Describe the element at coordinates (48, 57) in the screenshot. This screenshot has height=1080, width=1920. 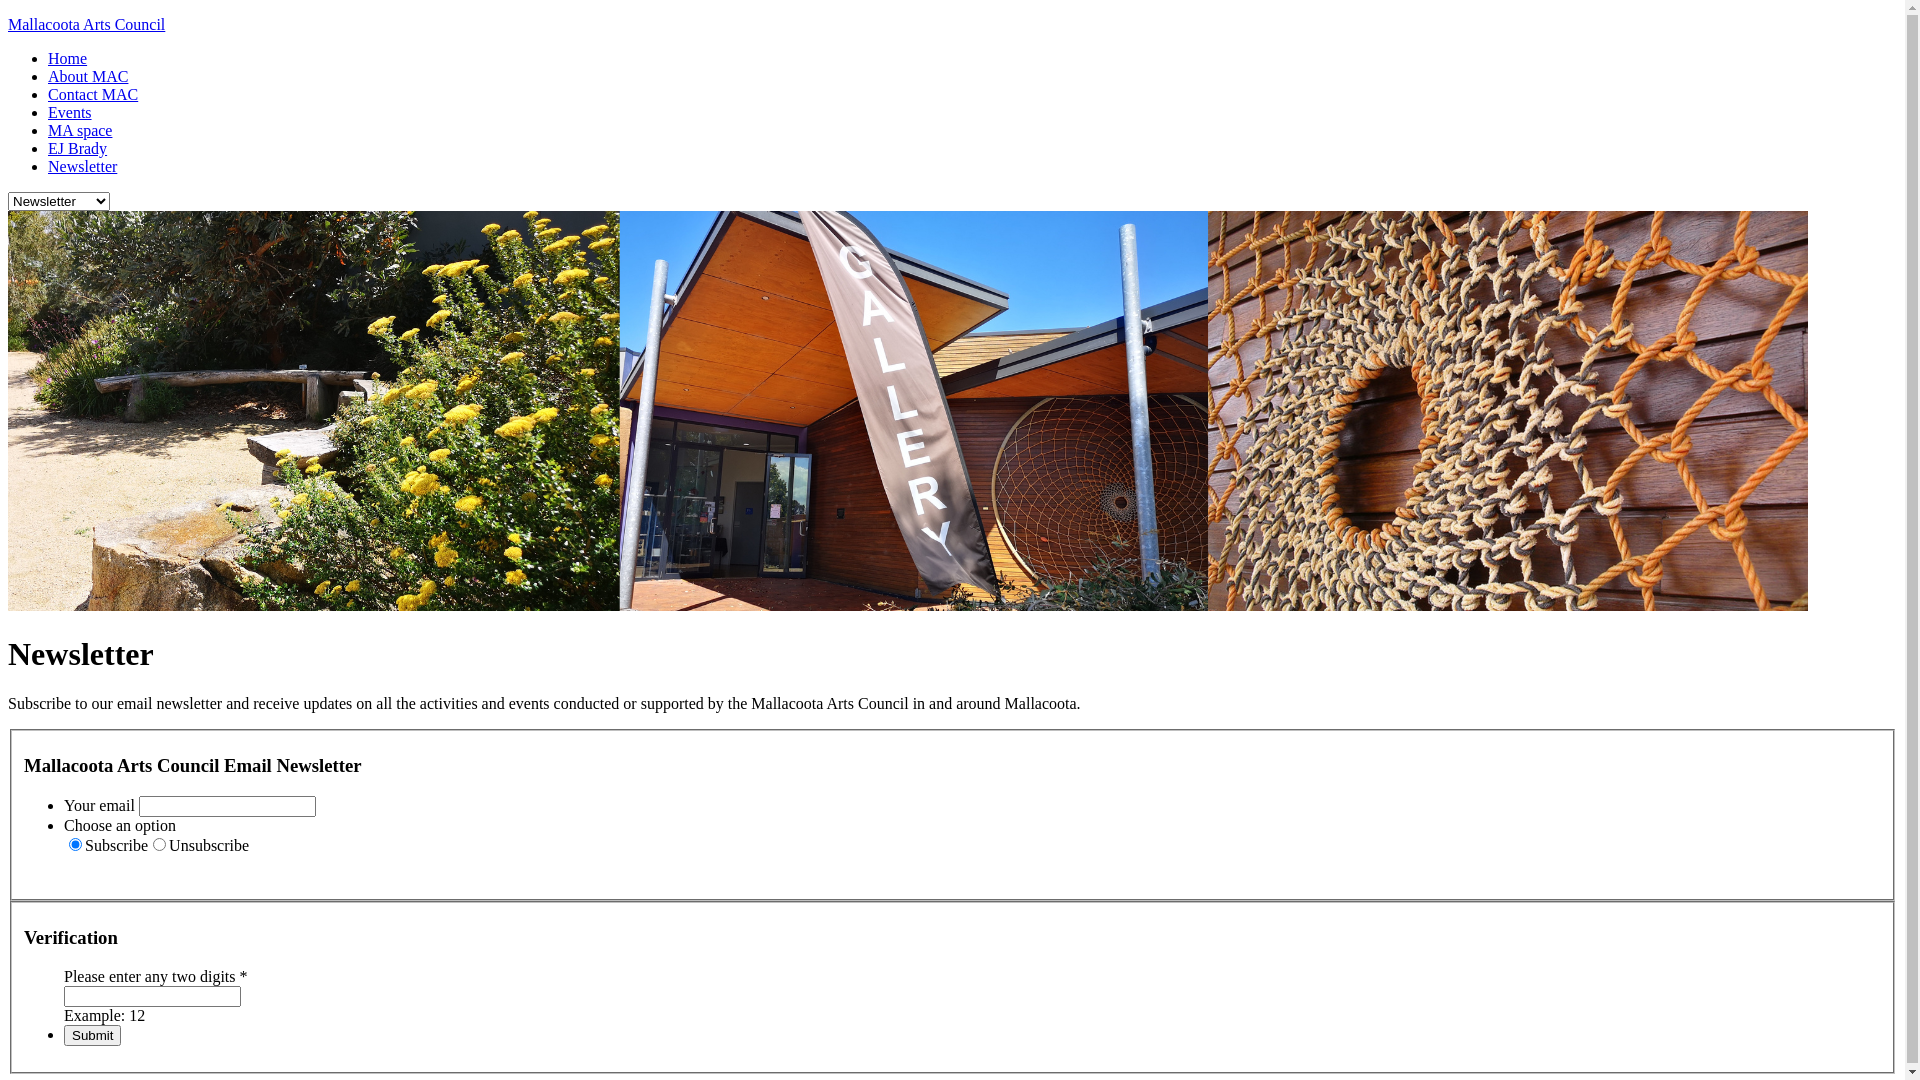
I see `'Home'` at that location.